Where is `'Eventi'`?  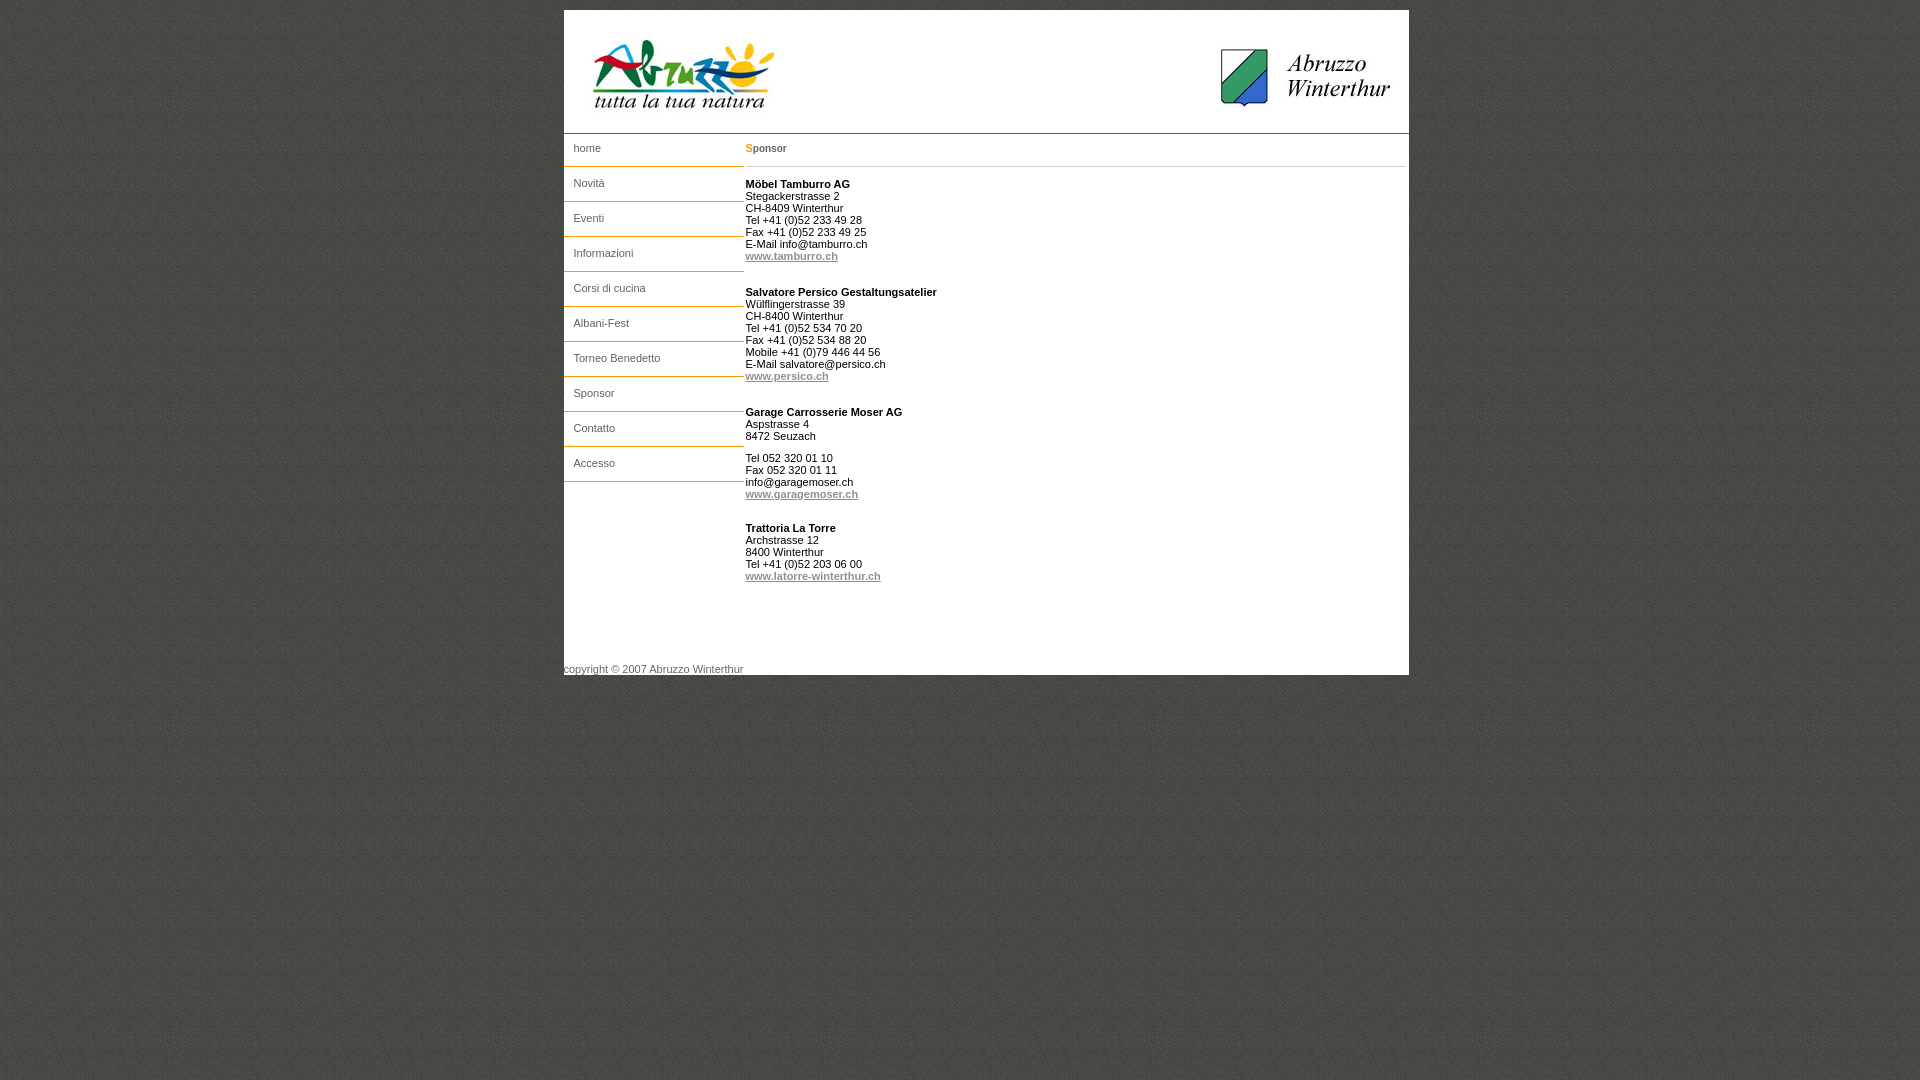
'Eventi' is located at coordinates (653, 220).